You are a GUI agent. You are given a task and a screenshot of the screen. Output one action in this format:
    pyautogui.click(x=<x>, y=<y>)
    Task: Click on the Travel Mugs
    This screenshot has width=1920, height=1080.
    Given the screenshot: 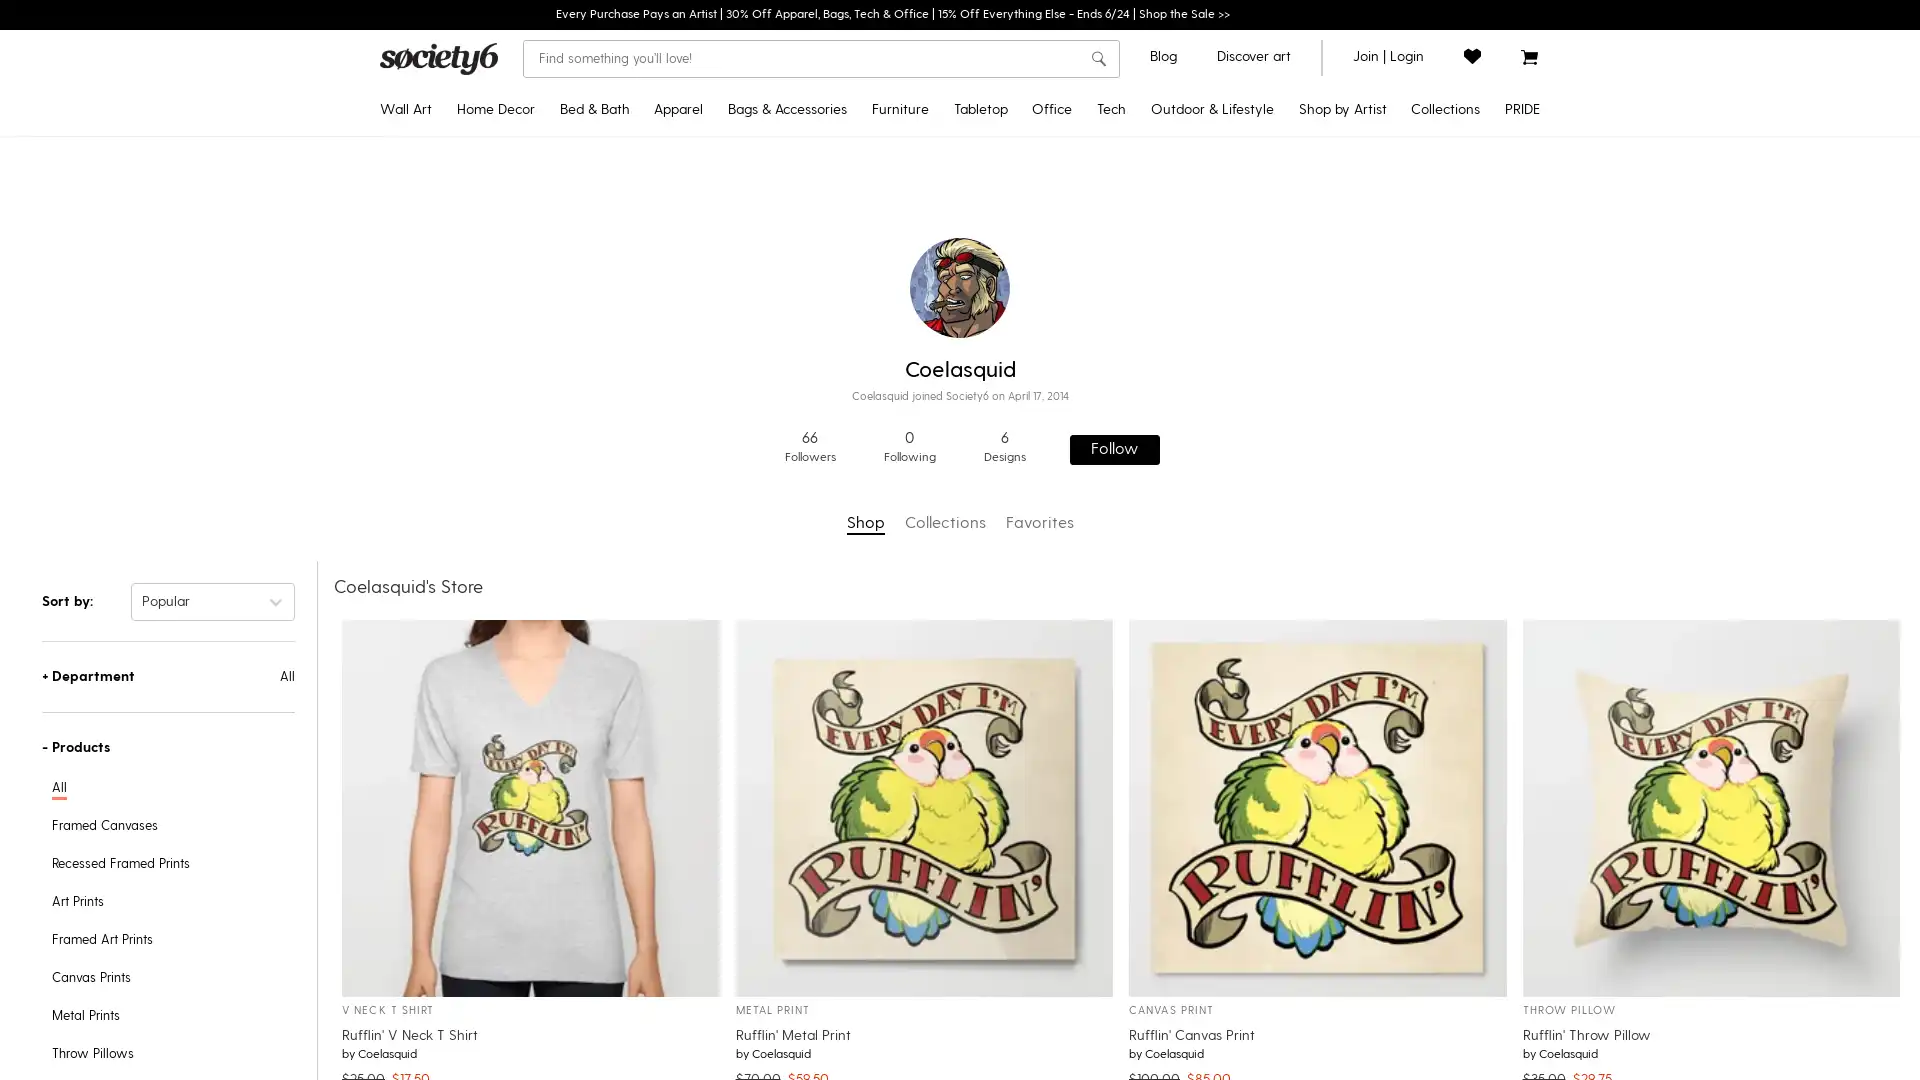 What is the action you would take?
    pyautogui.click(x=1238, y=289)
    